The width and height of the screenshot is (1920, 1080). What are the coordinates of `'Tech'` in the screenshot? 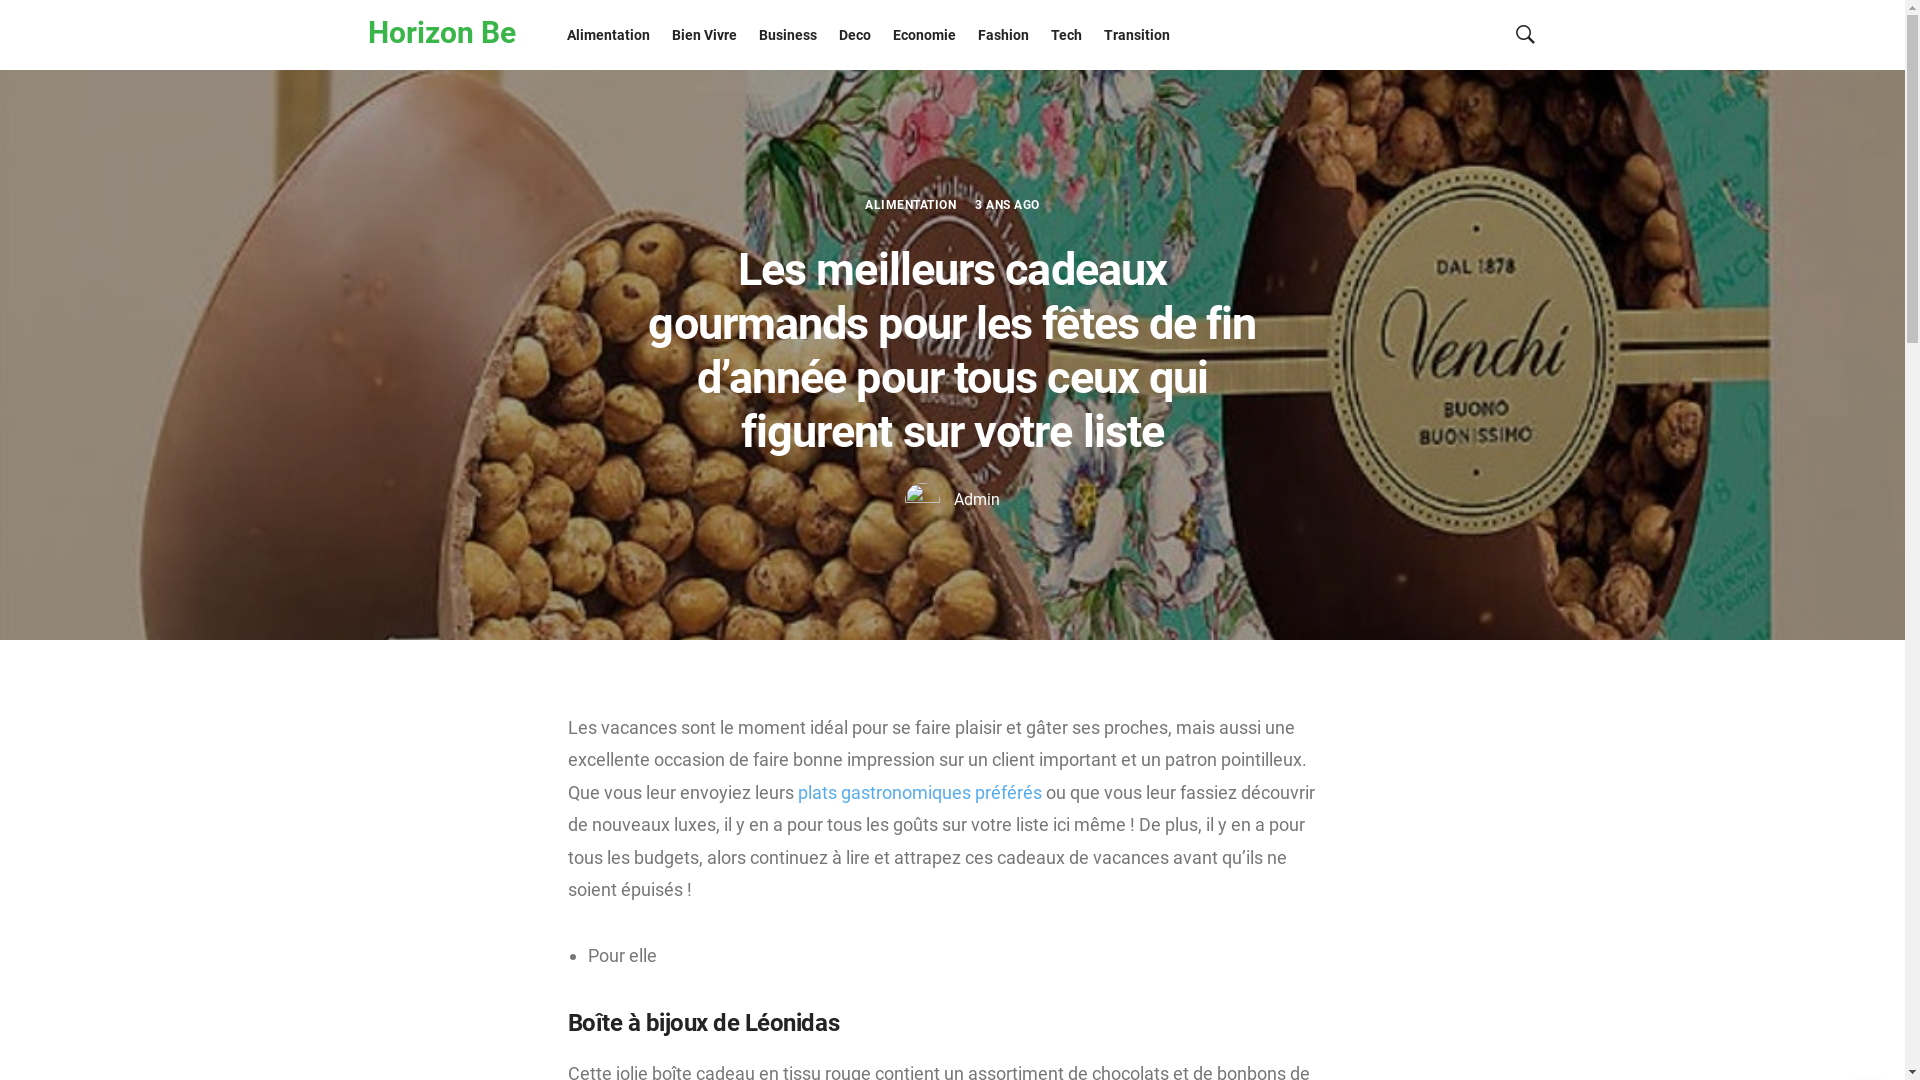 It's located at (1065, 34).